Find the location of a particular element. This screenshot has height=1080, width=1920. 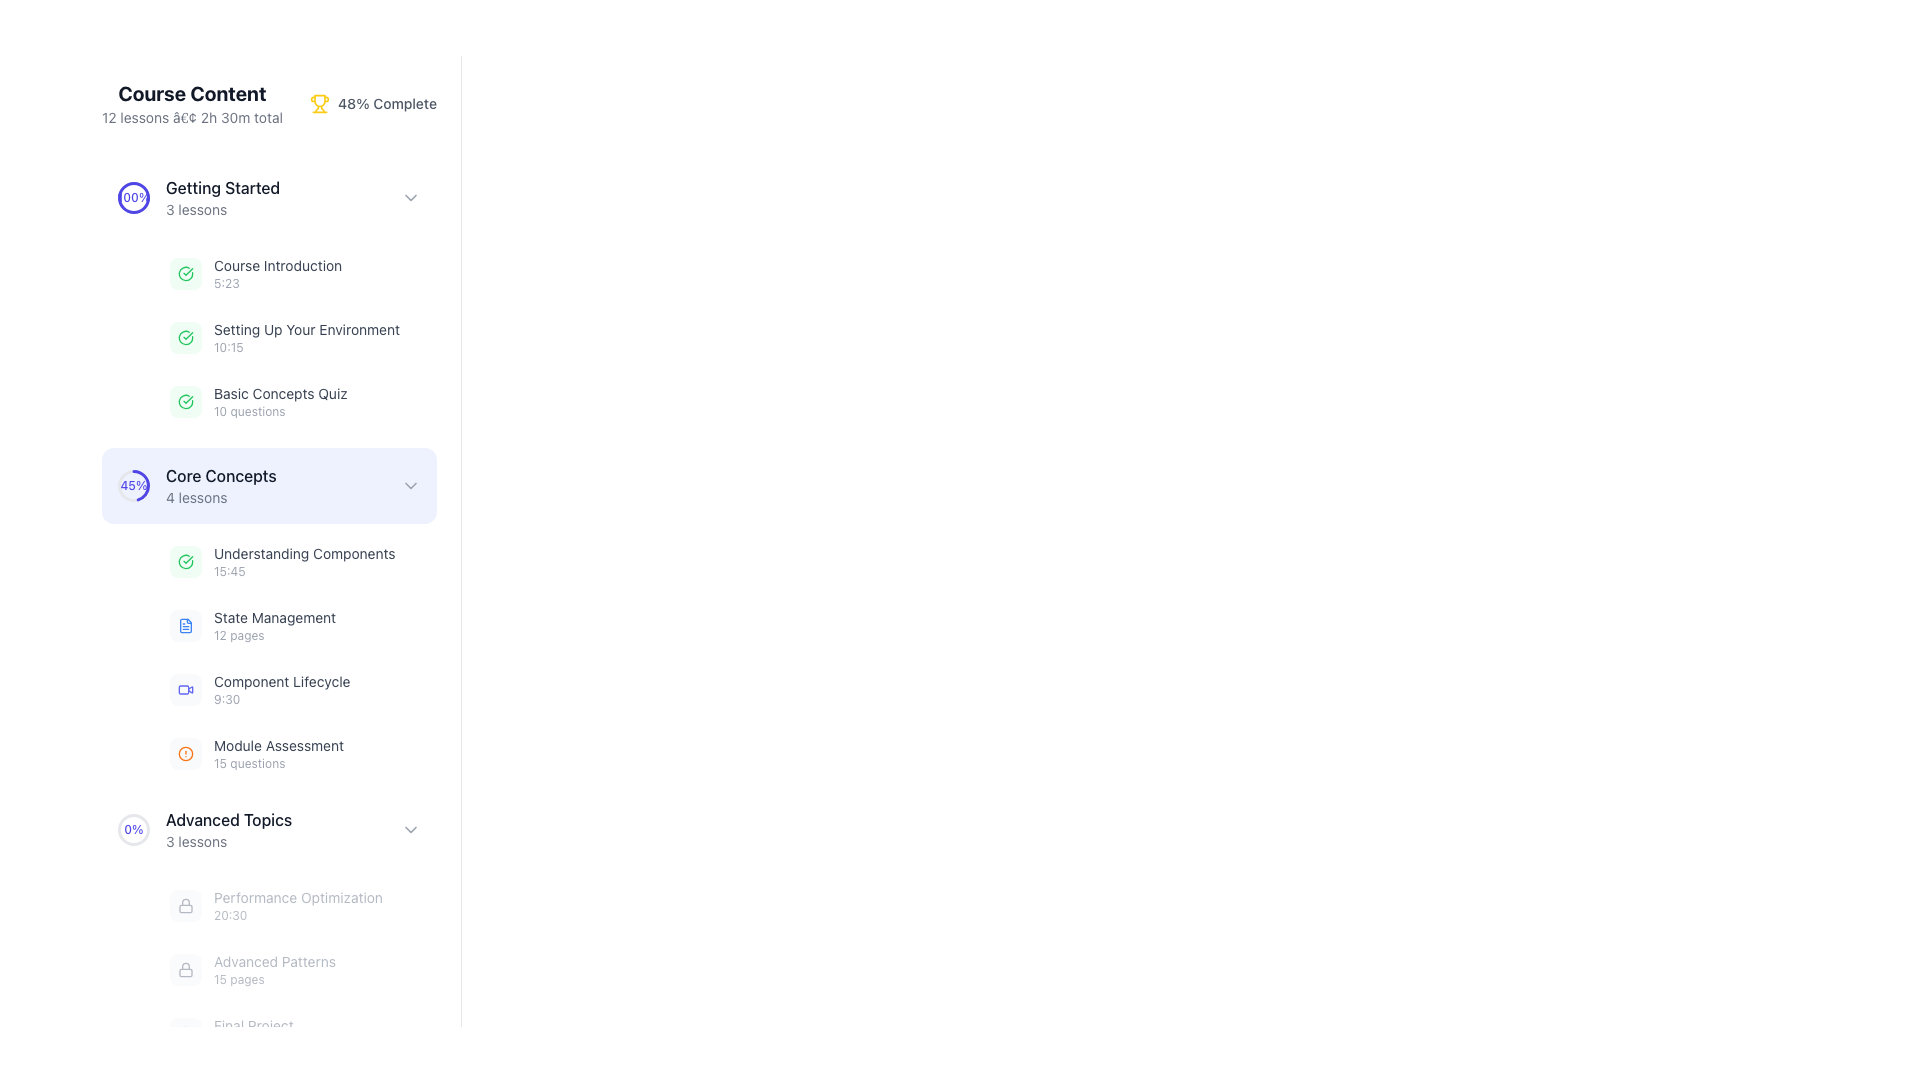

the first lesson overview item in the 'Getting Started' section of the course navigation panel is located at coordinates (255, 273).